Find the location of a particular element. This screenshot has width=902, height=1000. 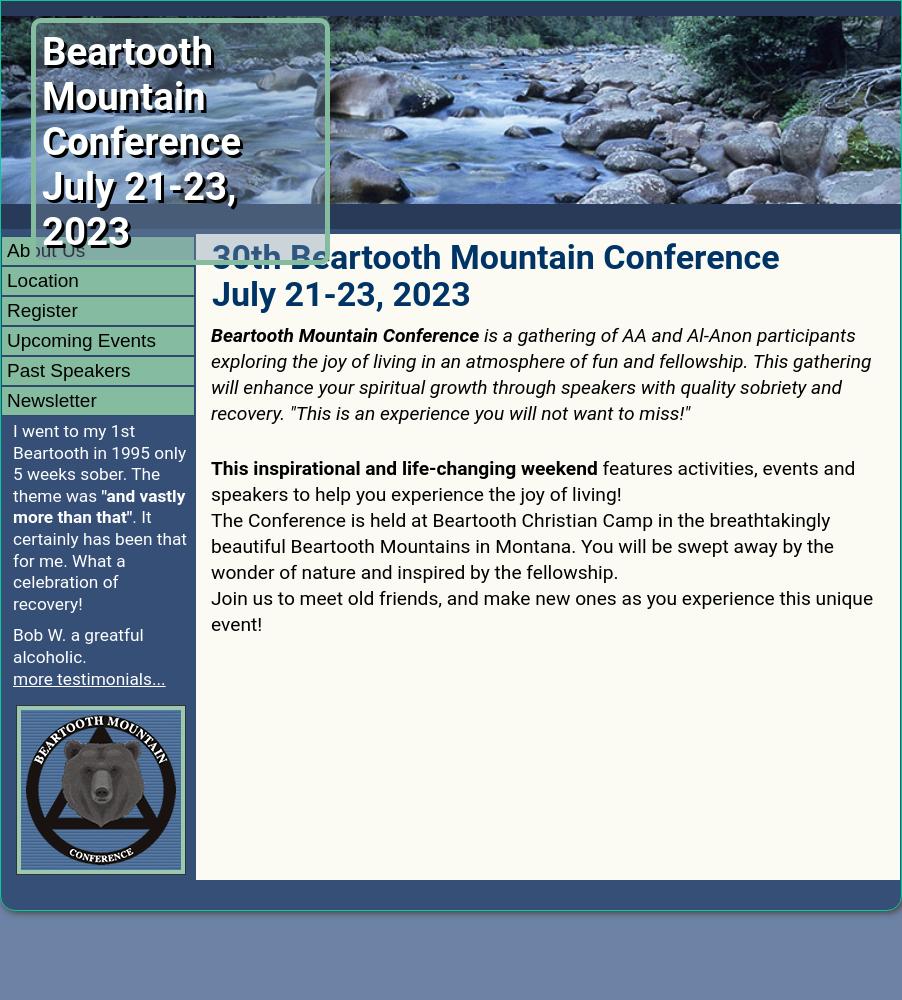

'The Conference is held at Beartooth Christian Camp in the breathtakingly beautiful
Beartooth Mountains in Montana. You will be swept away by the wonder of nature
and inspired by the fellowship.' is located at coordinates (209, 546).